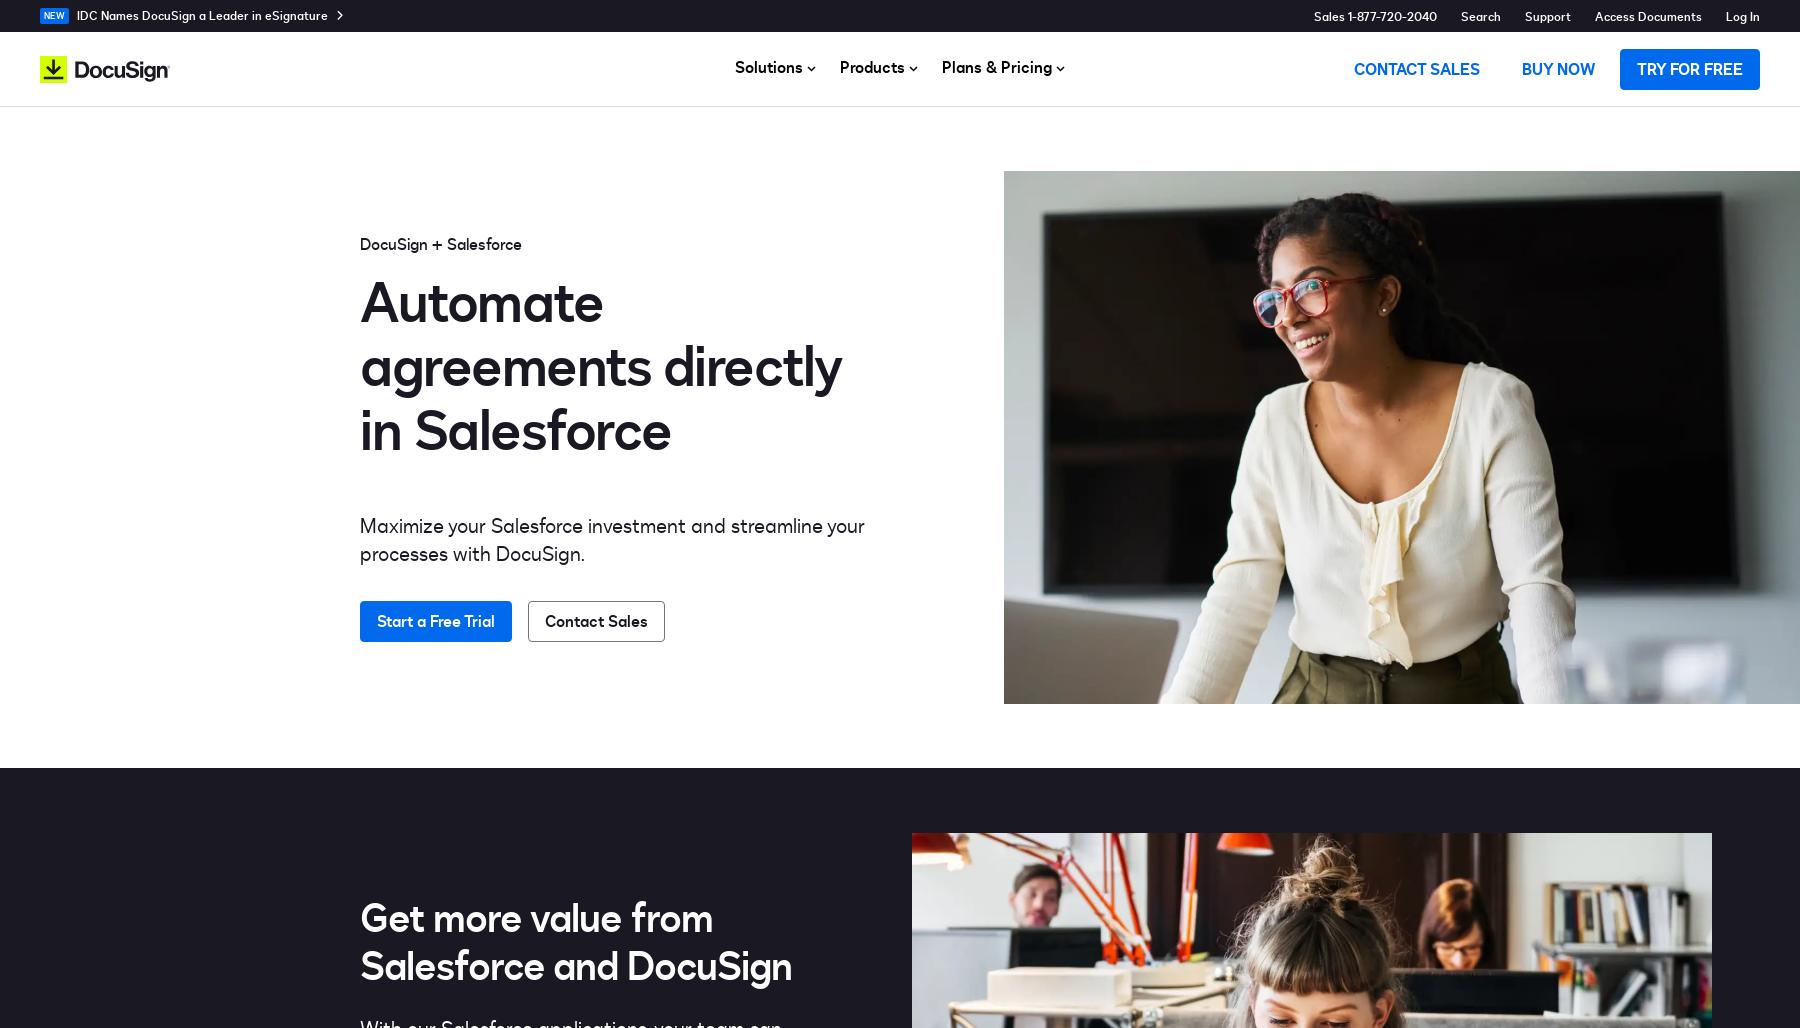 Image resolution: width=1800 pixels, height=1028 pixels. What do you see at coordinates (433, 287) in the screenshot?
I see `'Electronic Notarization'` at bounding box center [433, 287].